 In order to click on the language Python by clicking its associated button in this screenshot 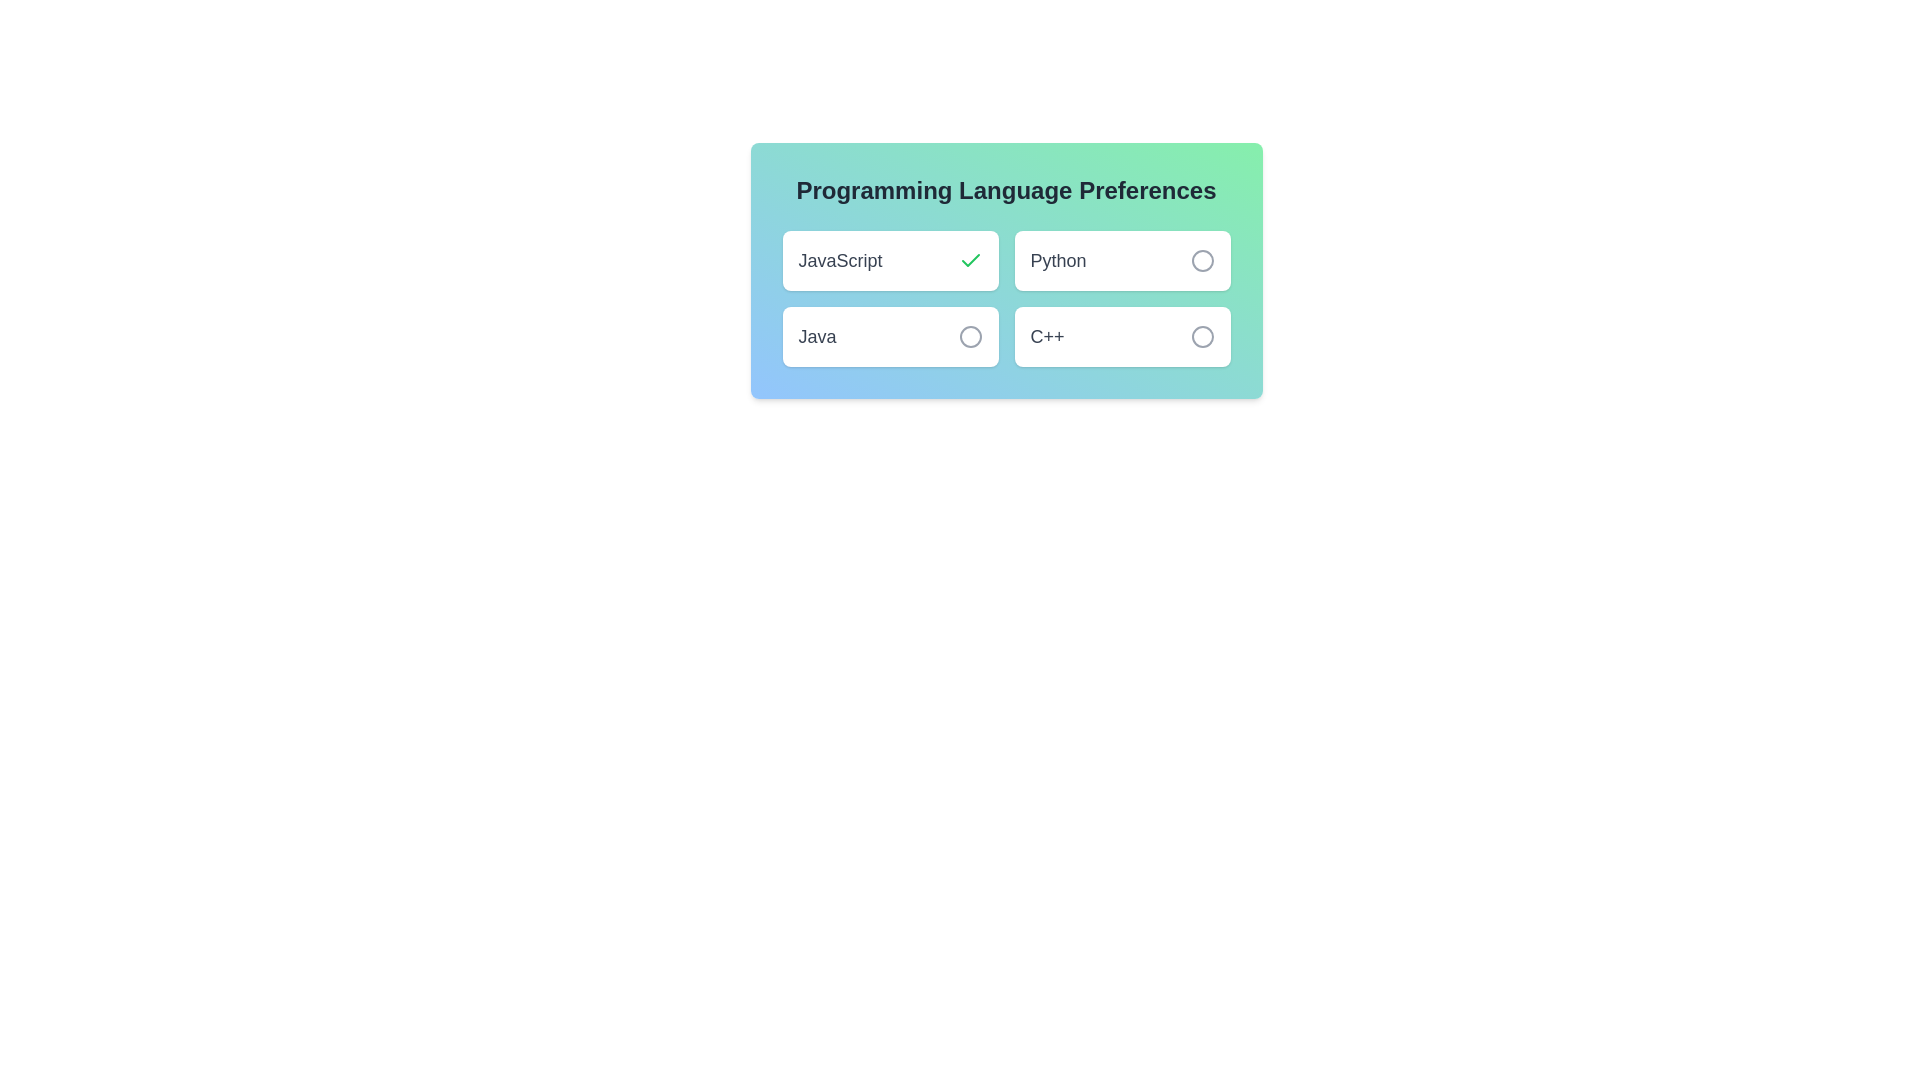, I will do `click(1201, 260)`.